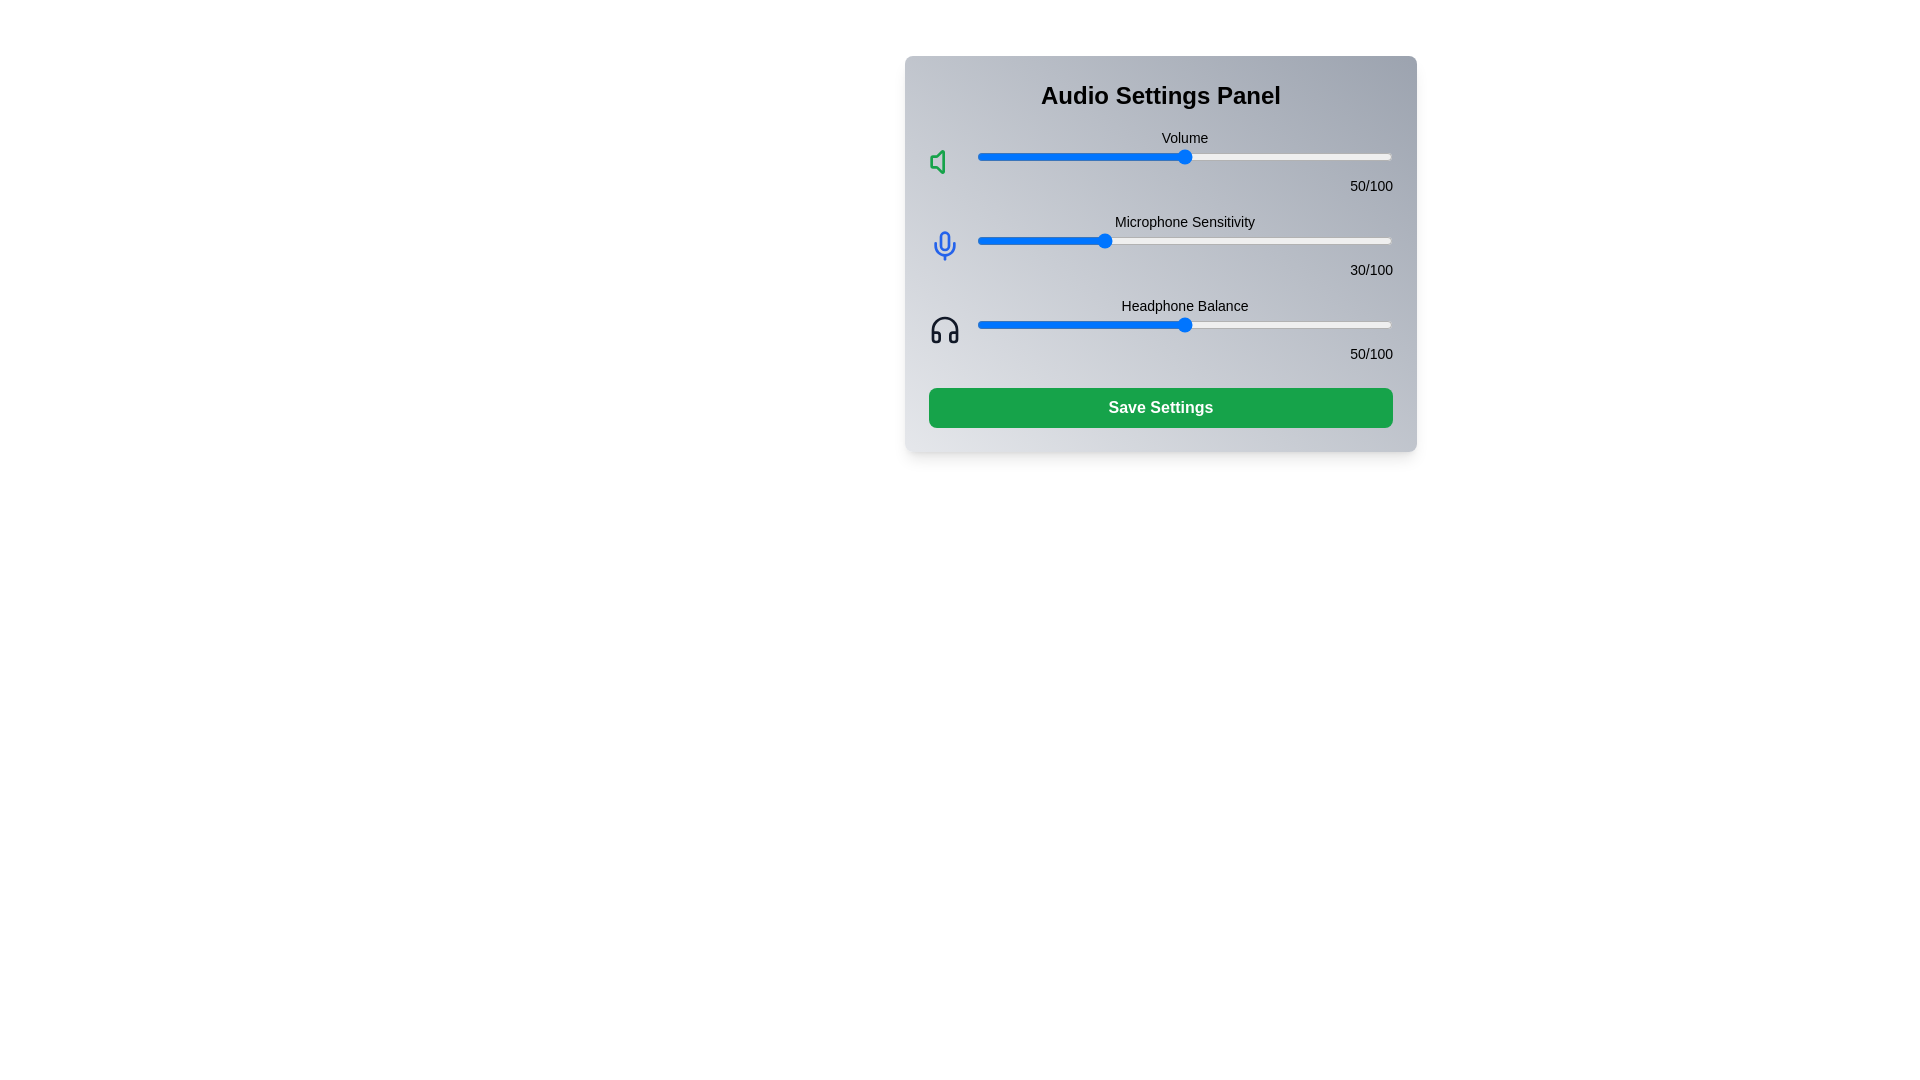 This screenshot has width=1920, height=1080. Describe the element at coordinates (1180, 239) in the screenshot. I see `the microphone sensitivity` at that location.